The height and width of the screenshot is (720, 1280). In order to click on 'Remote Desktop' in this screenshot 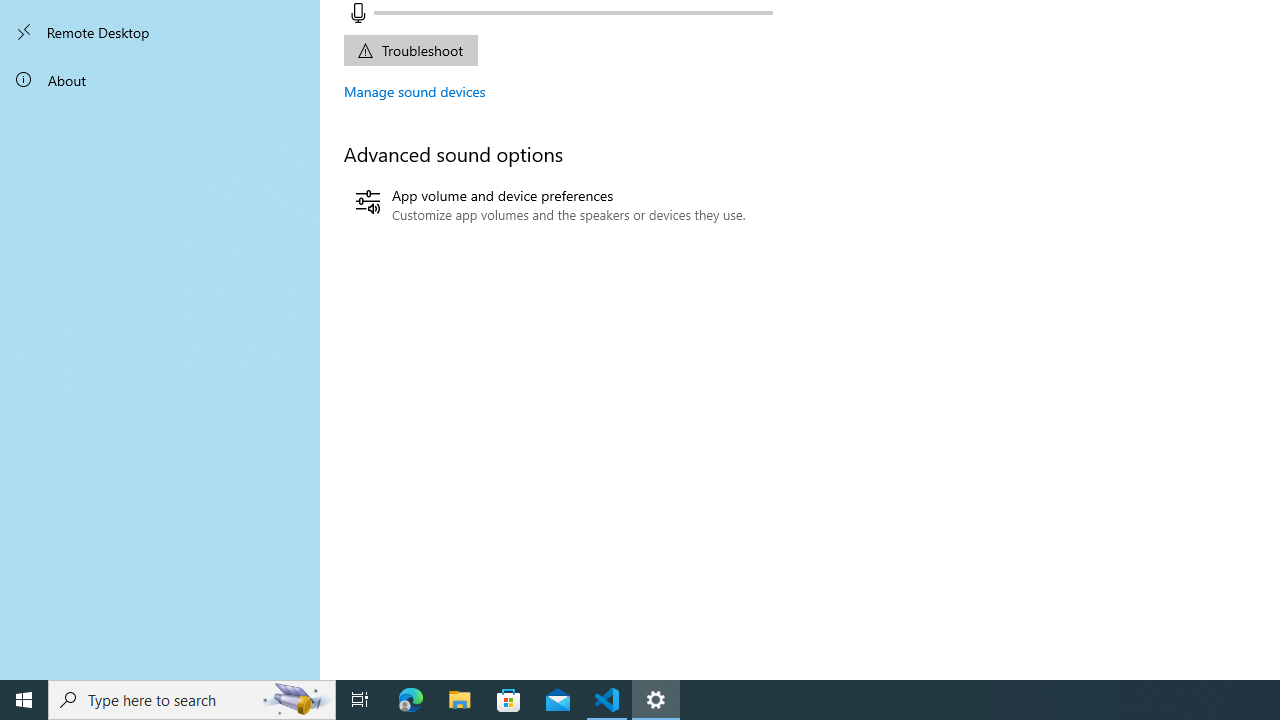, I will do `click(160, 32)`.